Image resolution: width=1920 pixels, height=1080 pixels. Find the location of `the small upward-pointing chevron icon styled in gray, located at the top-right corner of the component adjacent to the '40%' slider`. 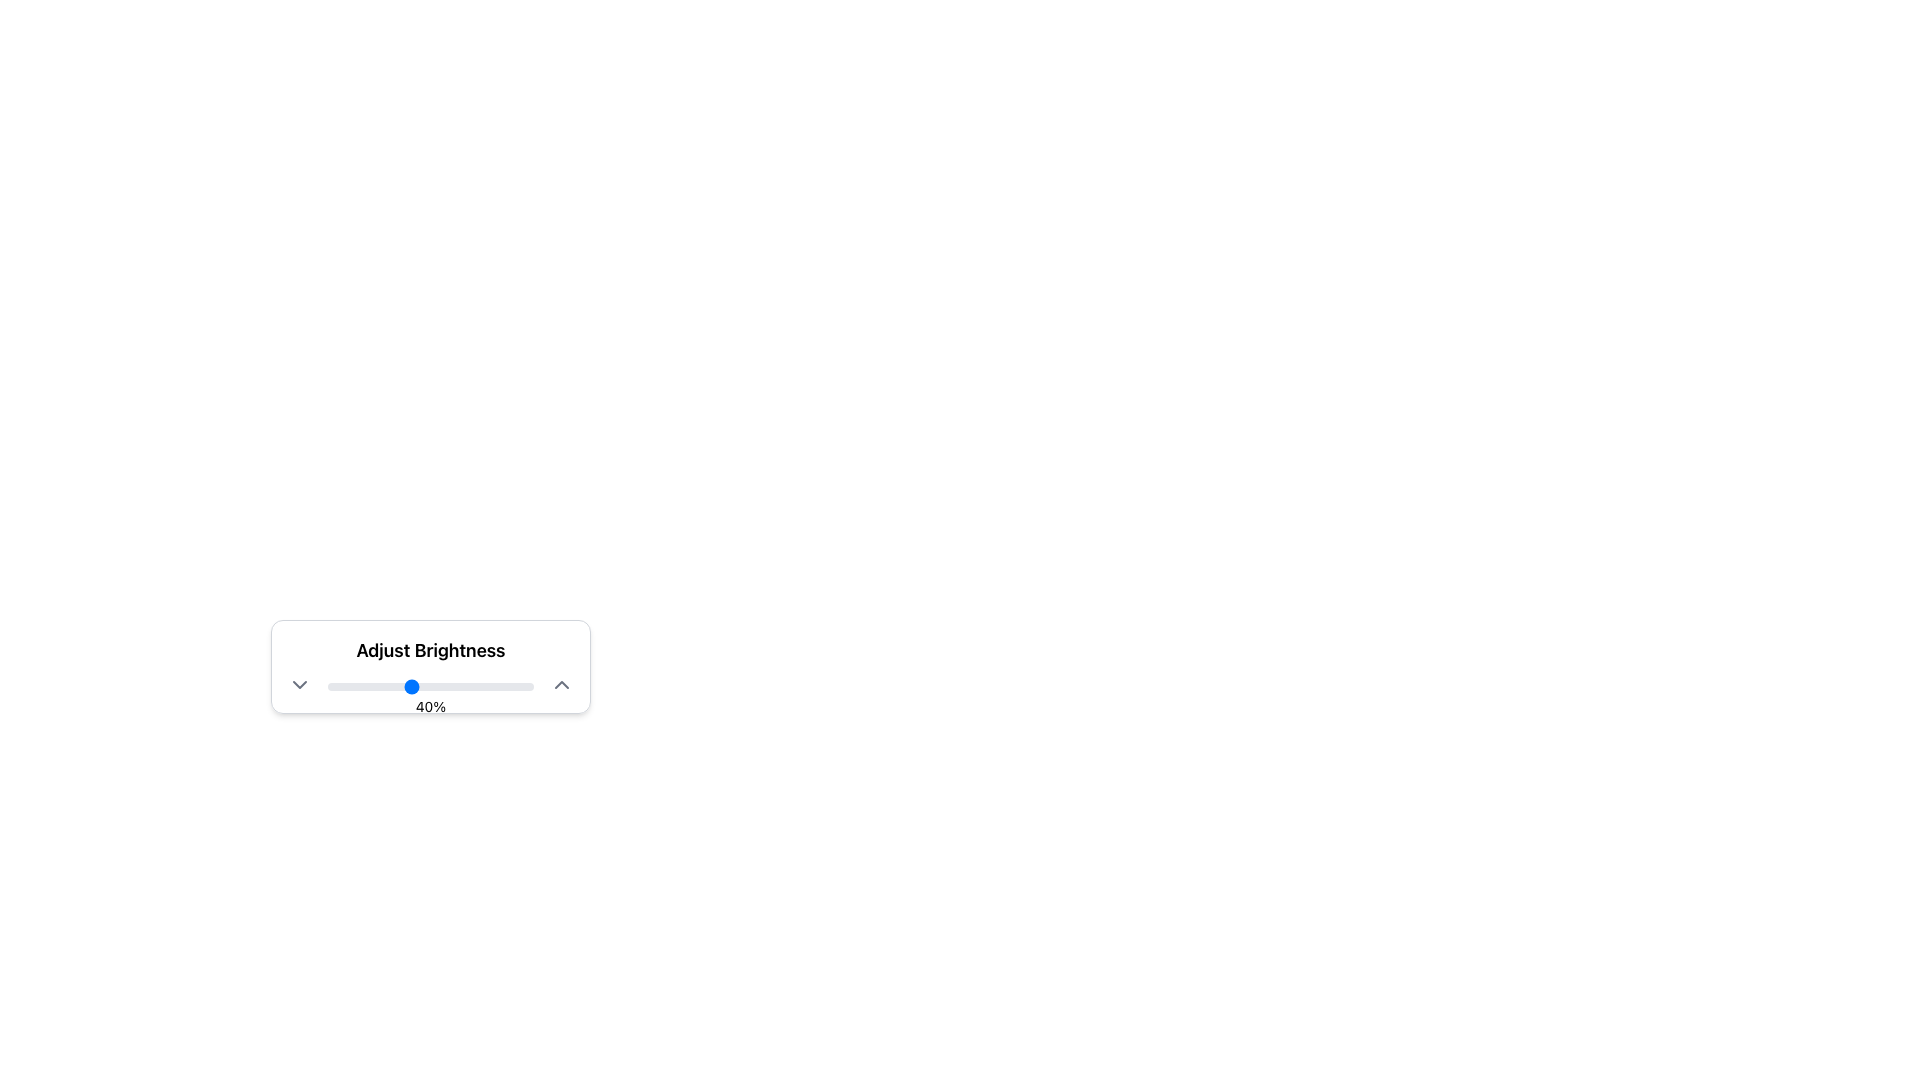

the small upward-pointing chevron icon styled in gray, located at the top-right corner of the component adjacent to the '40%' slider is located at coordinates (560, 684).